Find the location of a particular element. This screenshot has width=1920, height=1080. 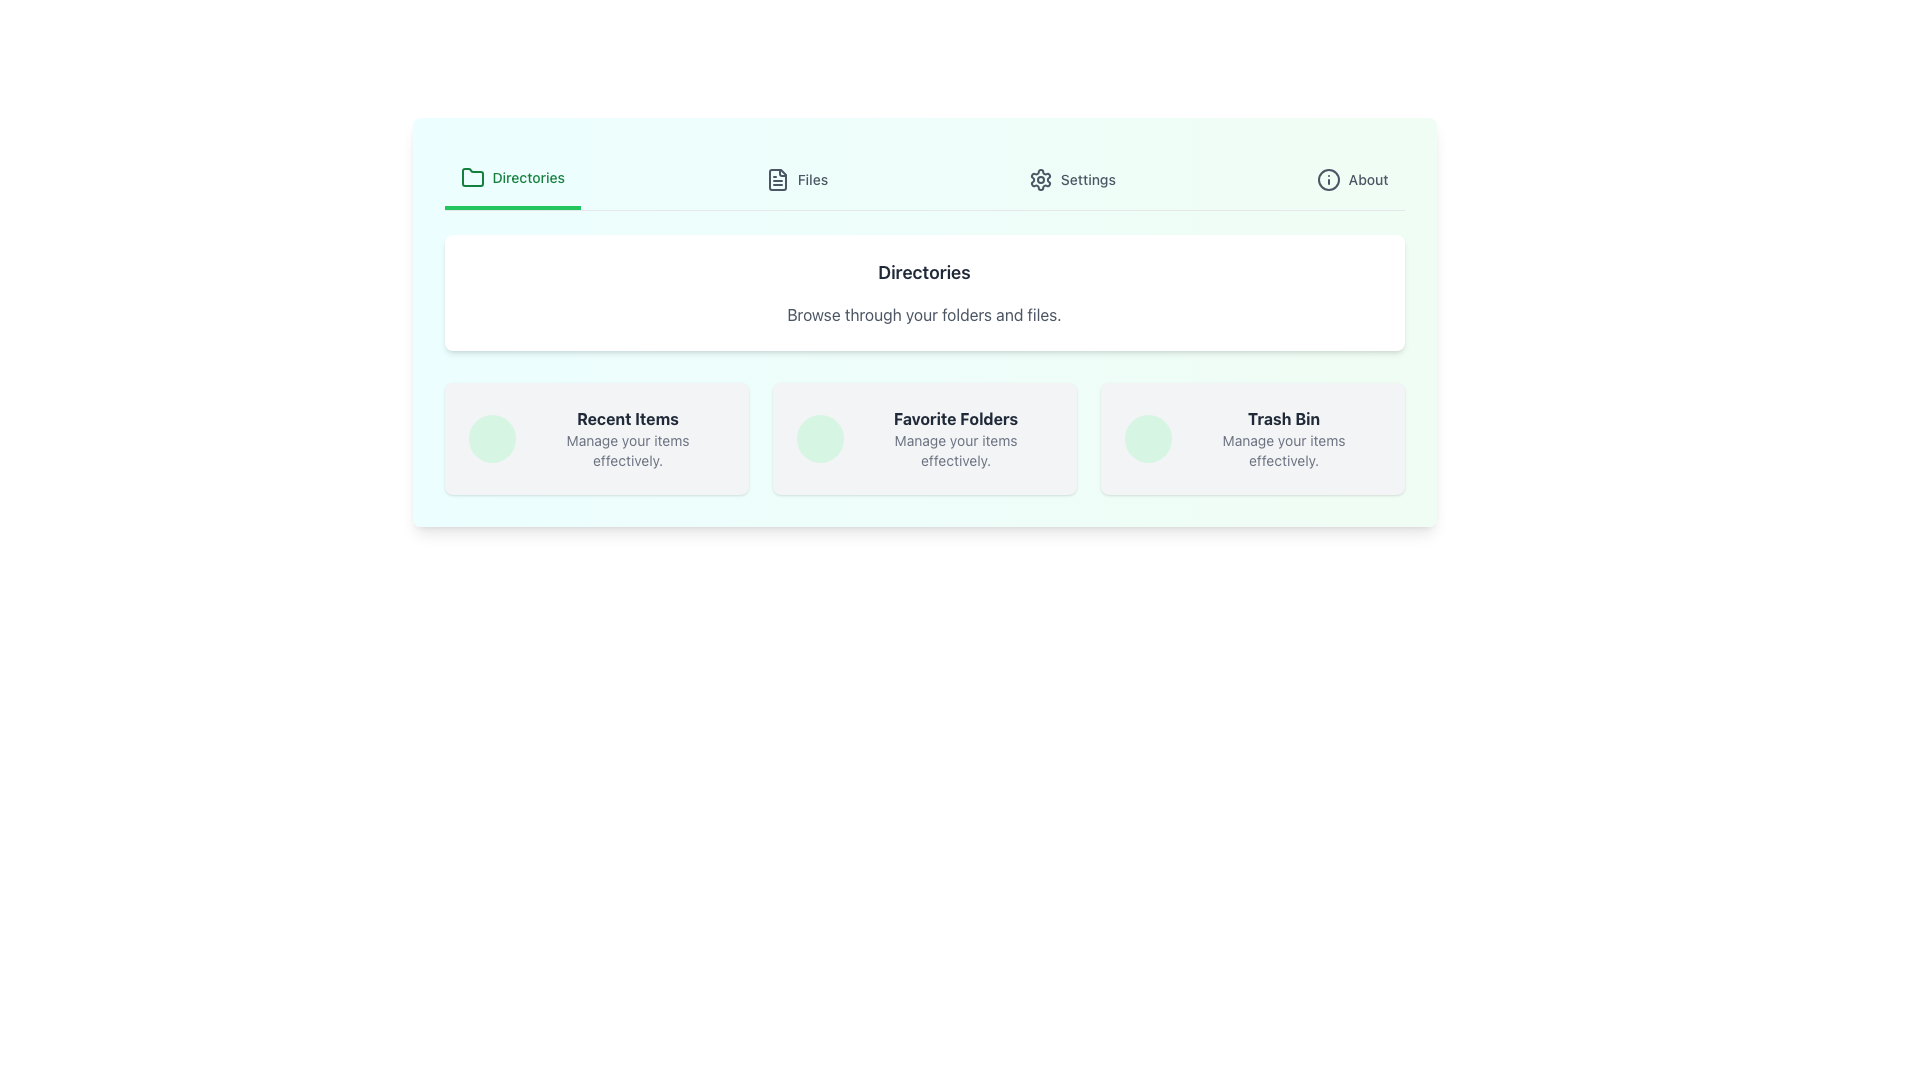

the labels and icons in the Navigation Bar located at the top center of the interface, which includes 'Directories', 'Files', 'Settings', and 'About' is located at coordinates (923, 180).